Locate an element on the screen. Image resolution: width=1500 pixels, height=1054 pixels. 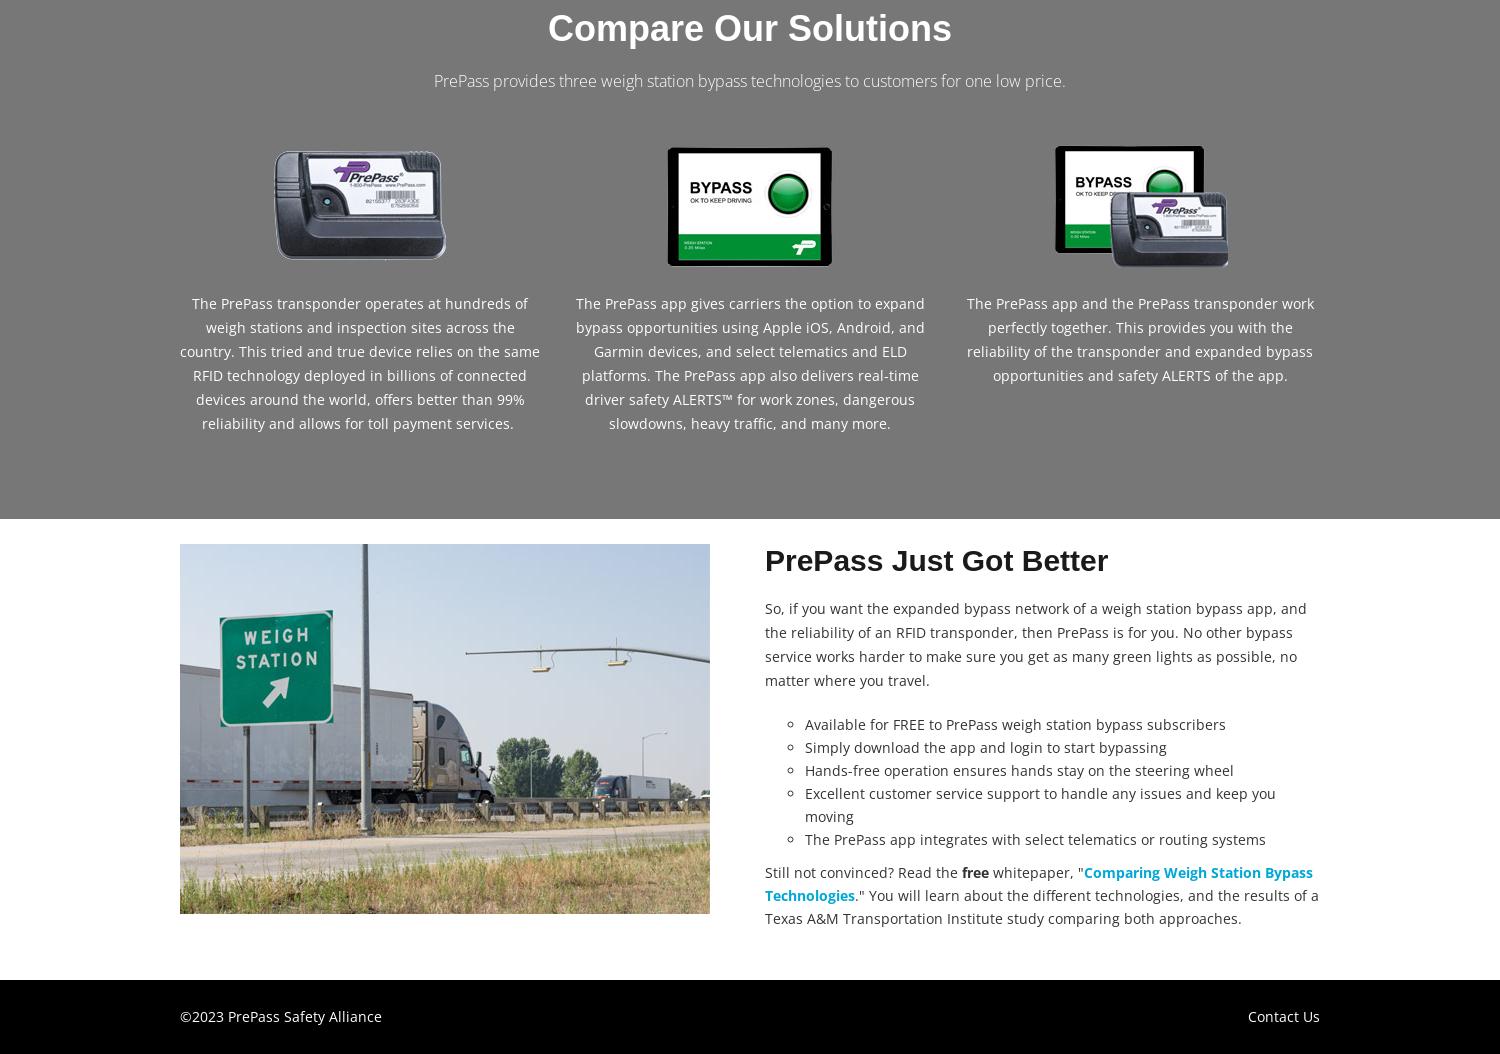
'PrePass provides three weigh station bypass technologies to customers for one low price.' is located at coordinates (750, 78).